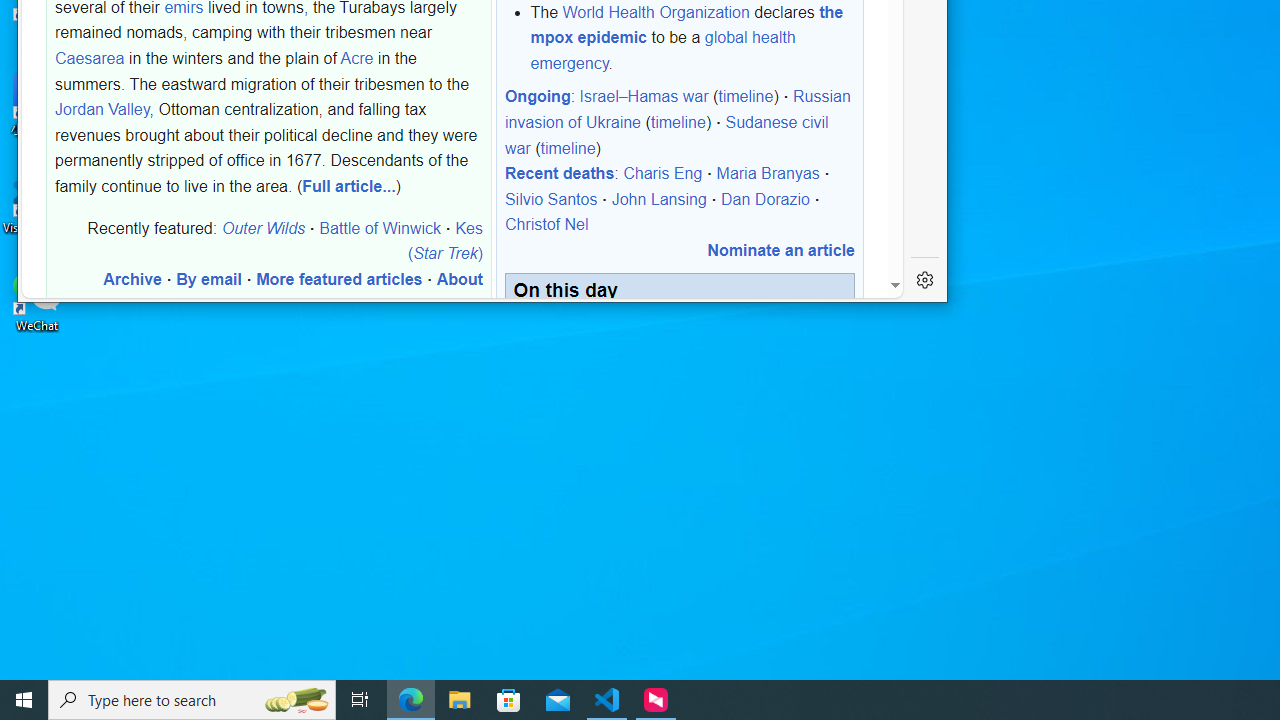  Describe the element at coordinates (459, 698) in the screenshot. I see `'File Explorer'` at that location.